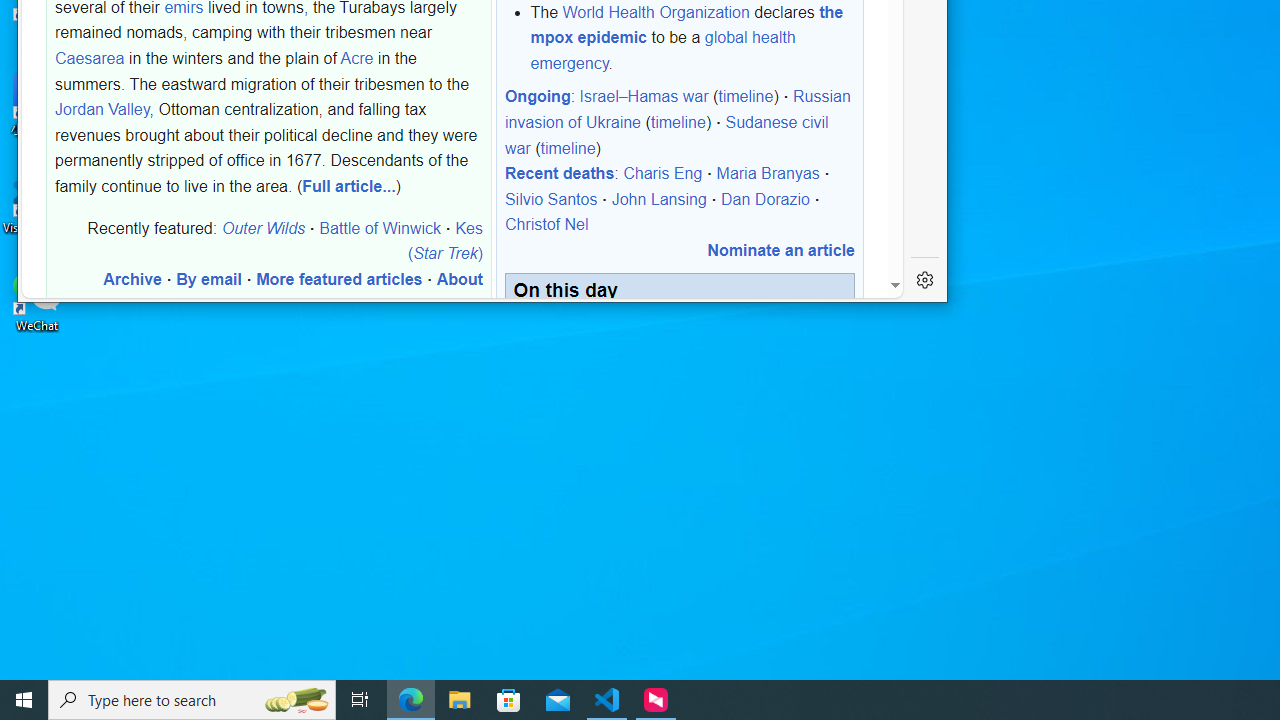  Describe the element at coordinates (459, 698) in the screenshot. I see `'File Explorer'` at that location.